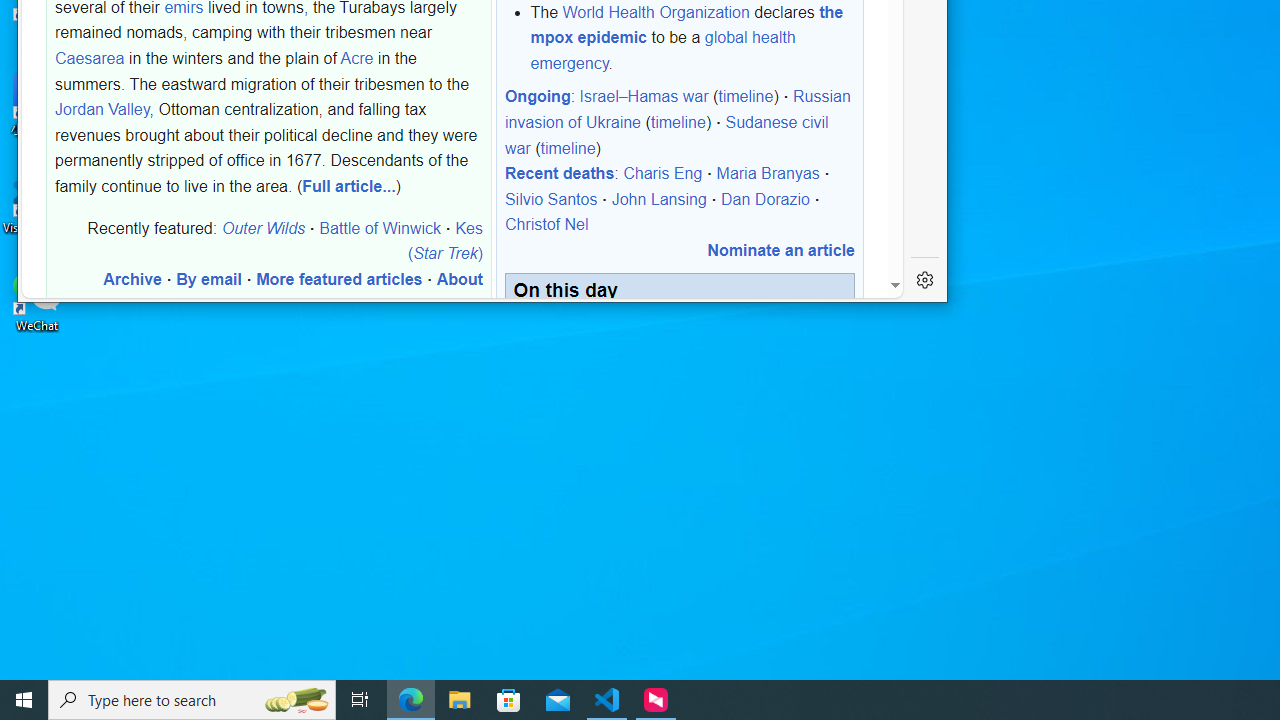  Describe the element at coordinates (459, 698) in the screenshot. I see `'File Explorer'` at that location.